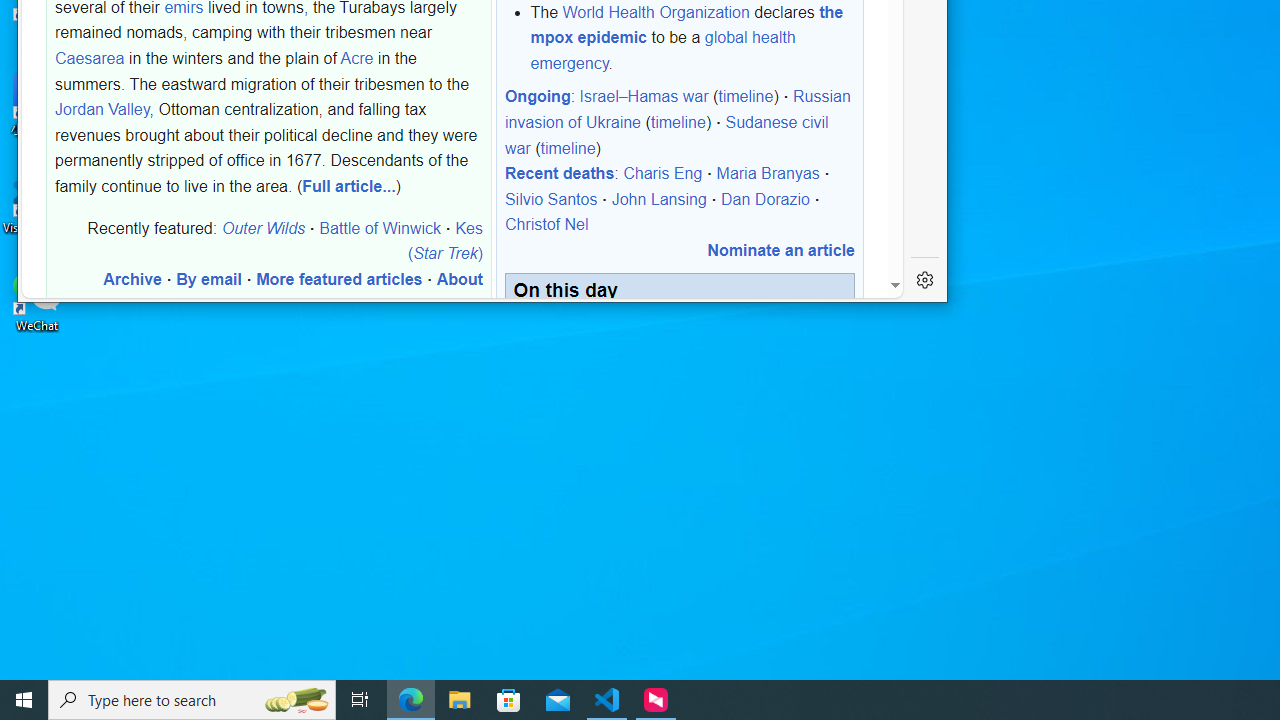  Describe the element at coordinates (459, 698) in the screenshot. I see `'File Explorer'` at that location.